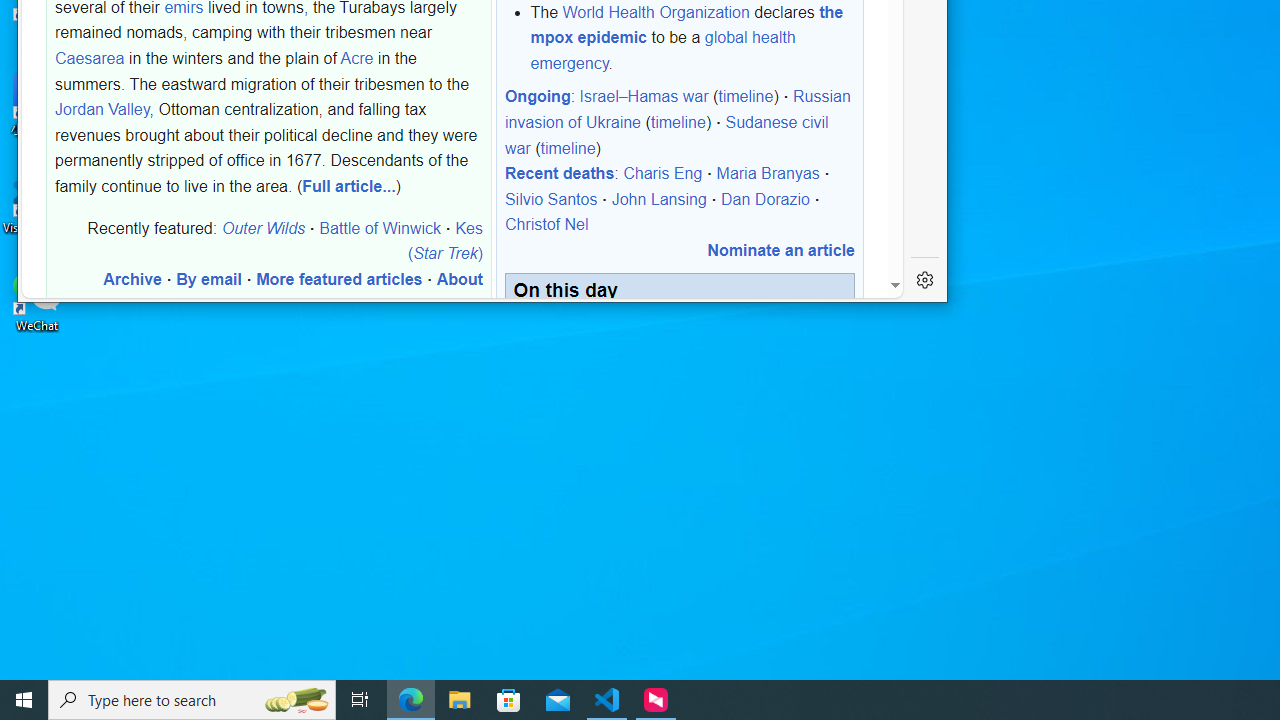  Describe the element at coordinates (459, 698) in the screenshot. I see `'File Explorer'` at that location.